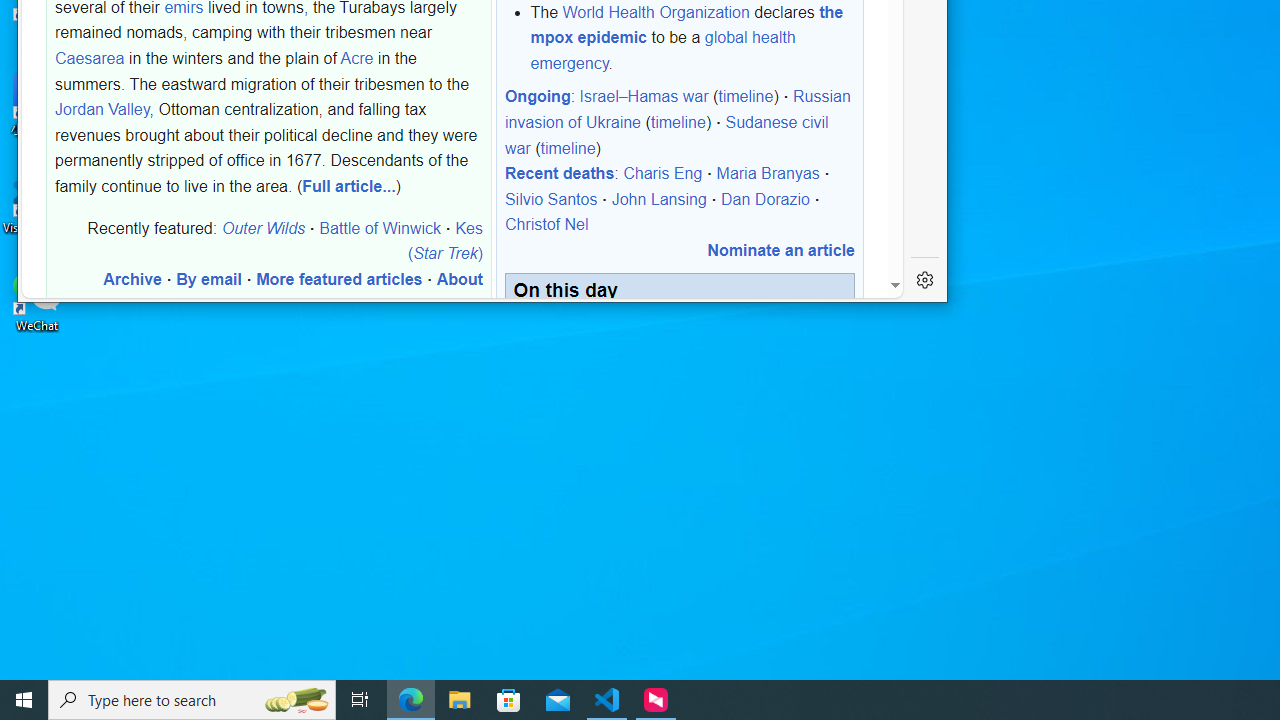  Describe the element at coordinates (459, 698) in the screenshot. I see `'File Explorer'` at that location.